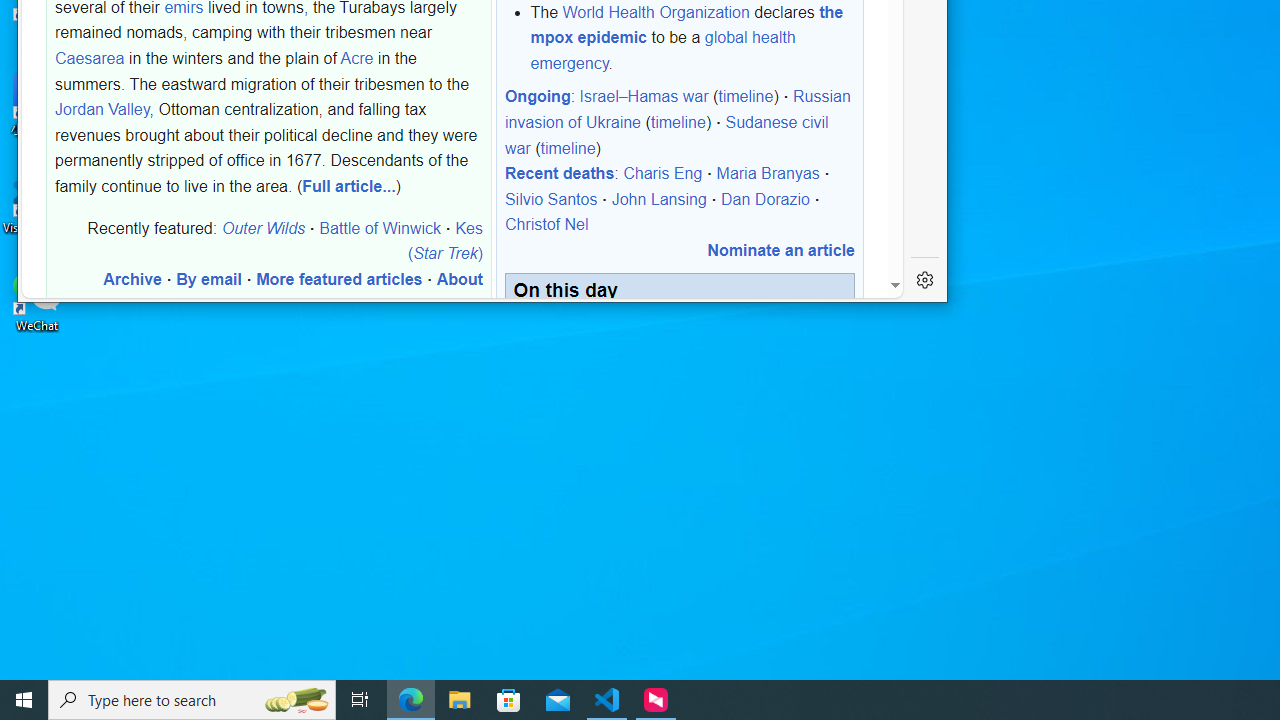  Describe the element at coordinates (459, 698) in the screenshot. I see `'File Explorer'` at that location.